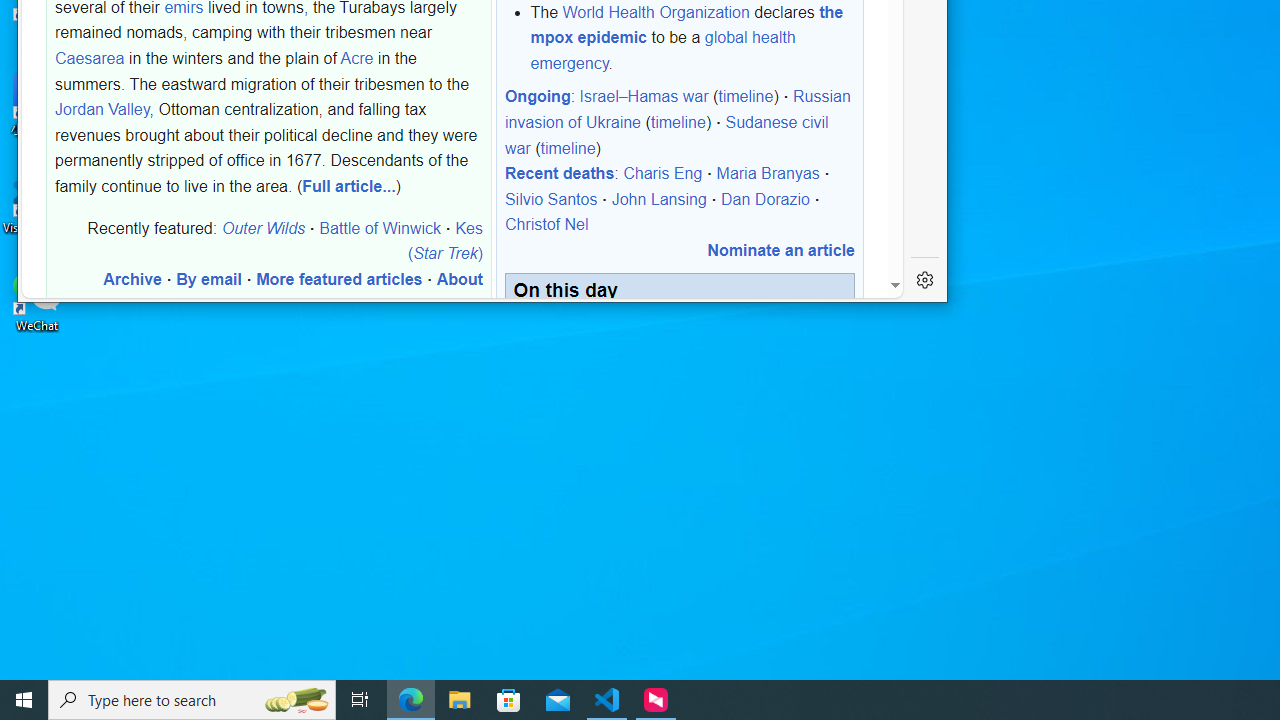  Describe the element at coordinates (459, 698) in the screenshot. I see `'File Explorer'` at that location.